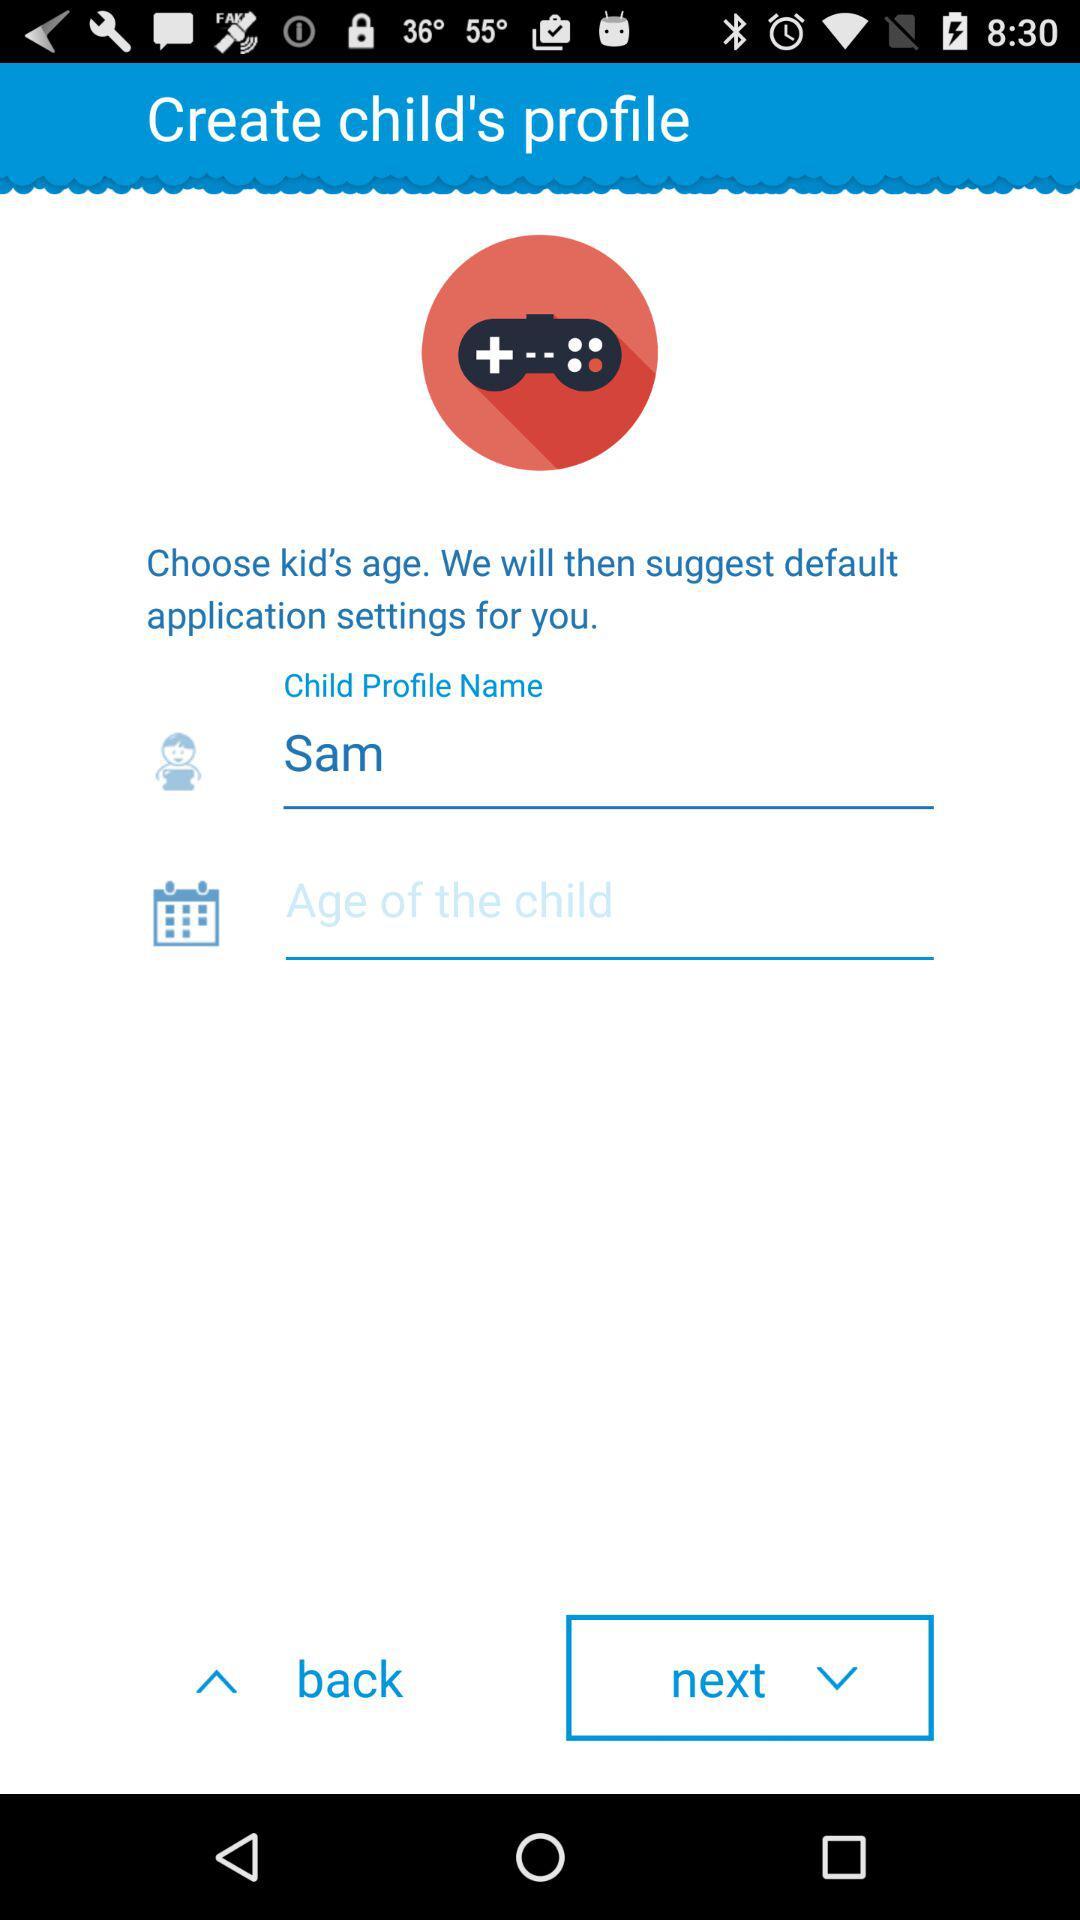 The width and height of the screenshot is (1080, 1920). What do you see at coordinates (608, 911) in the screenshot?
I see `age of child` at bounding box center [608, 911].